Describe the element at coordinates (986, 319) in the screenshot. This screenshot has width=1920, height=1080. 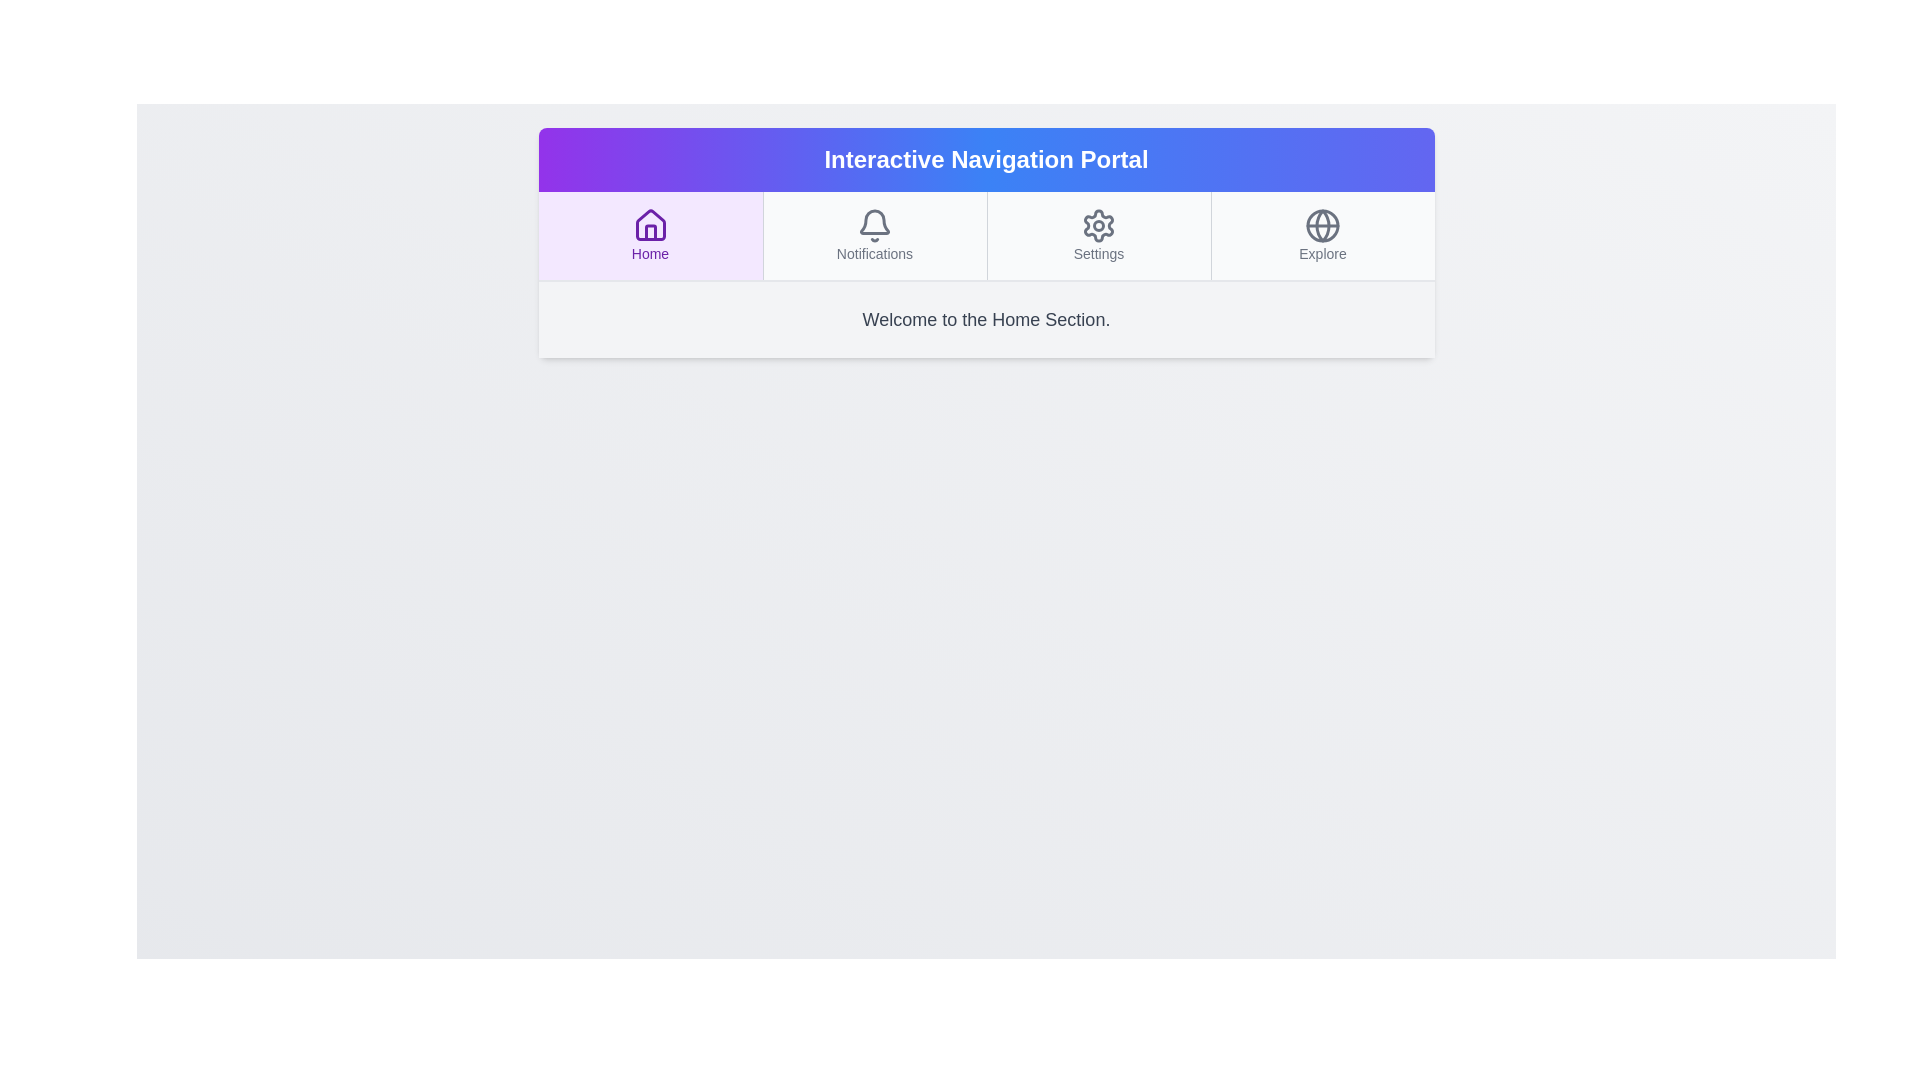
I see `welcome message displayed as static text, which is centrally positioned below the navigation bar in the main area of the webpage` at that location.